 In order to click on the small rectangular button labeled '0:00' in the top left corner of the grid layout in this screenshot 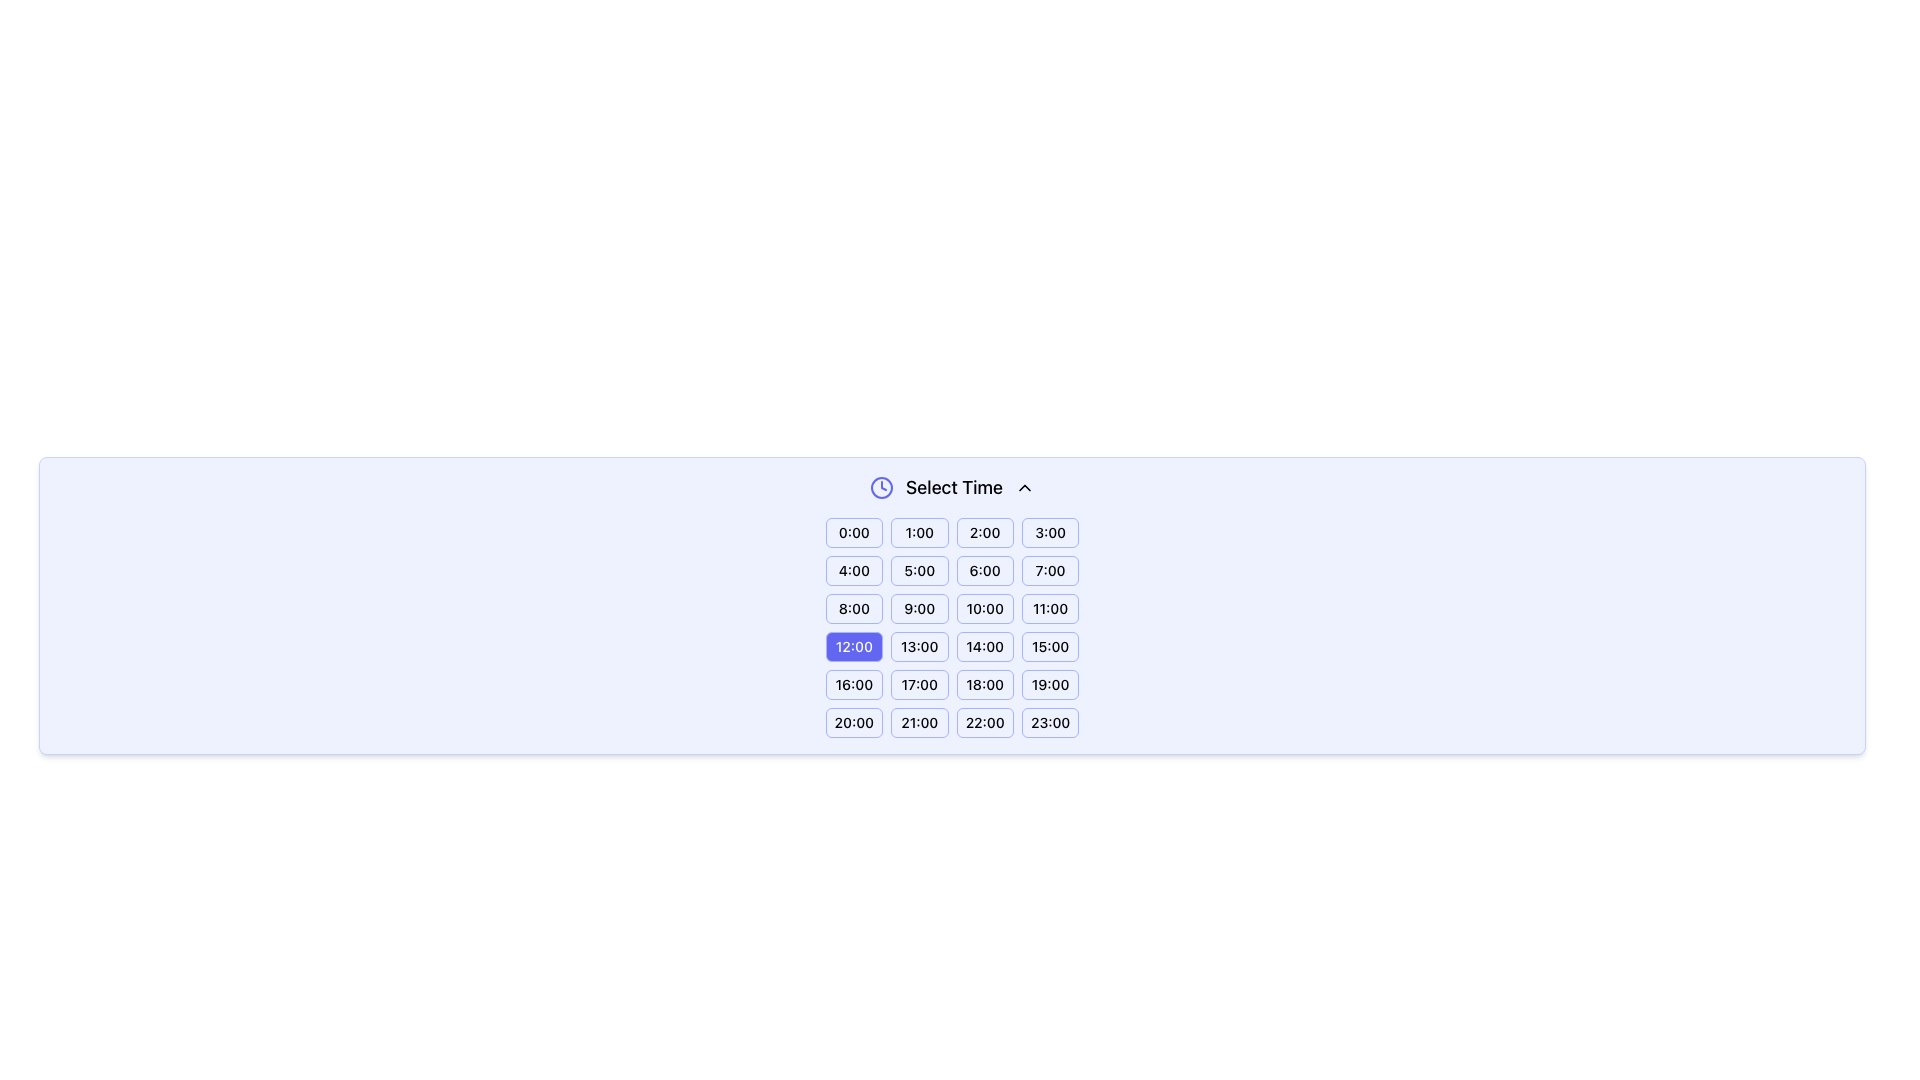, I will do `click(854, 531)`.